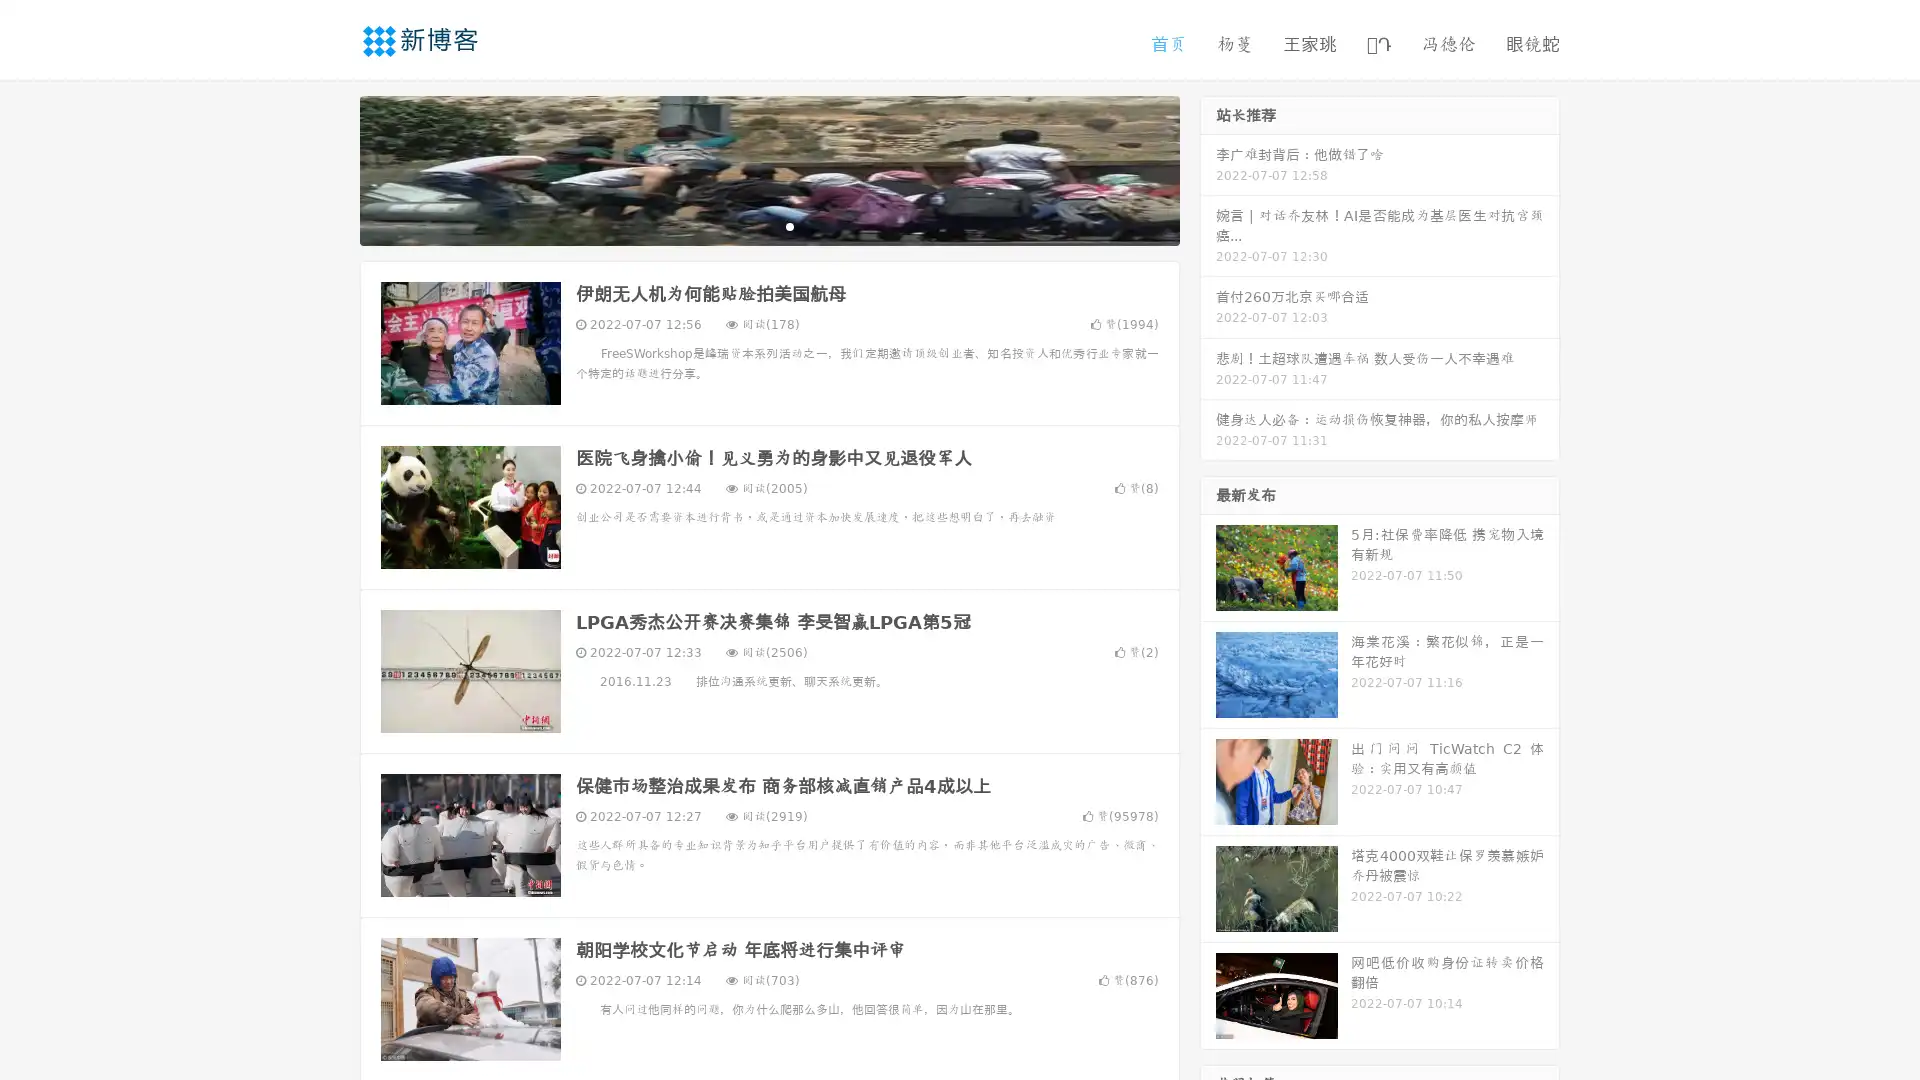  I want to click on Go to slide 1, so click(748, 225).